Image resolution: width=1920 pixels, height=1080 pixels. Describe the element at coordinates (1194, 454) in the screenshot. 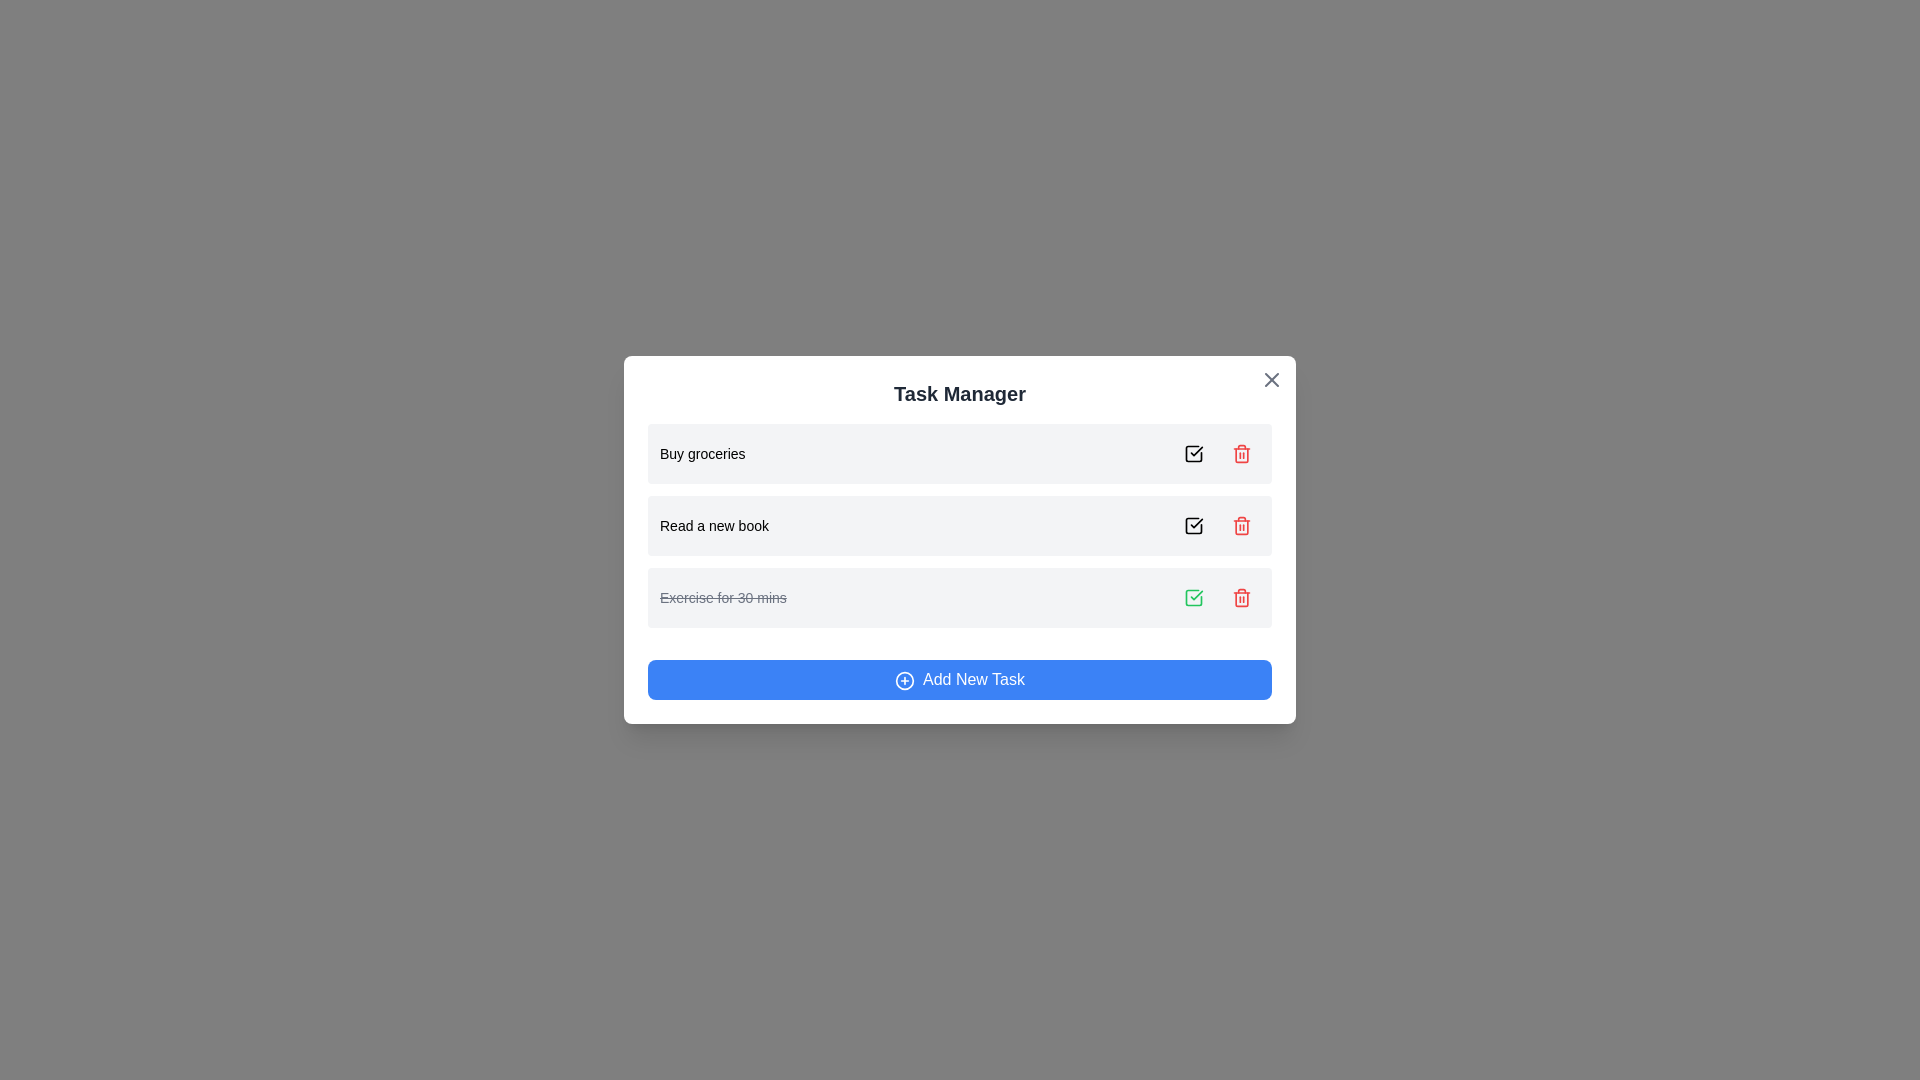

I see `the checkbox located in the topmost row of the task list, positioned to the right of the 'Buy groceries' task text` at that location.